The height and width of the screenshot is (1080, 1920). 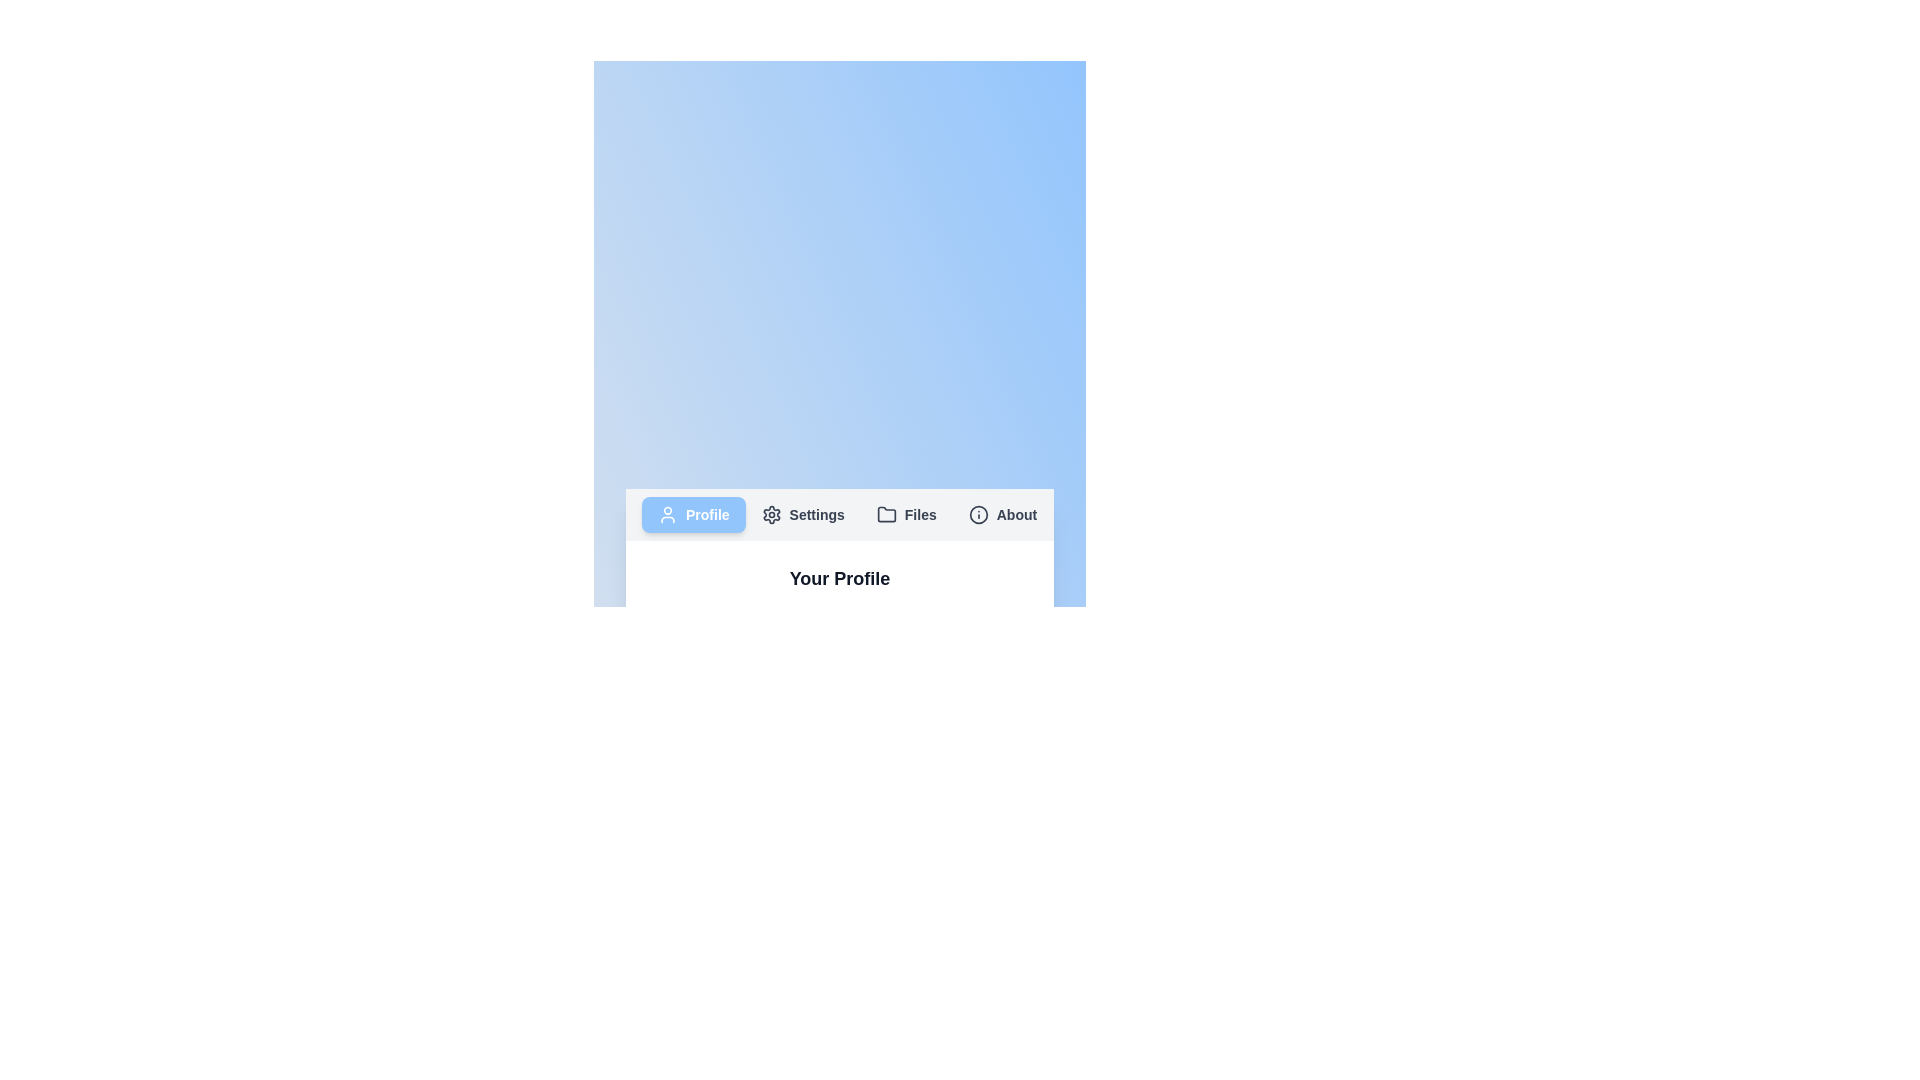 I want to click on the 'Profile' button located at the top-left corner of the blue navigation bar, so click(x=667, y=514).